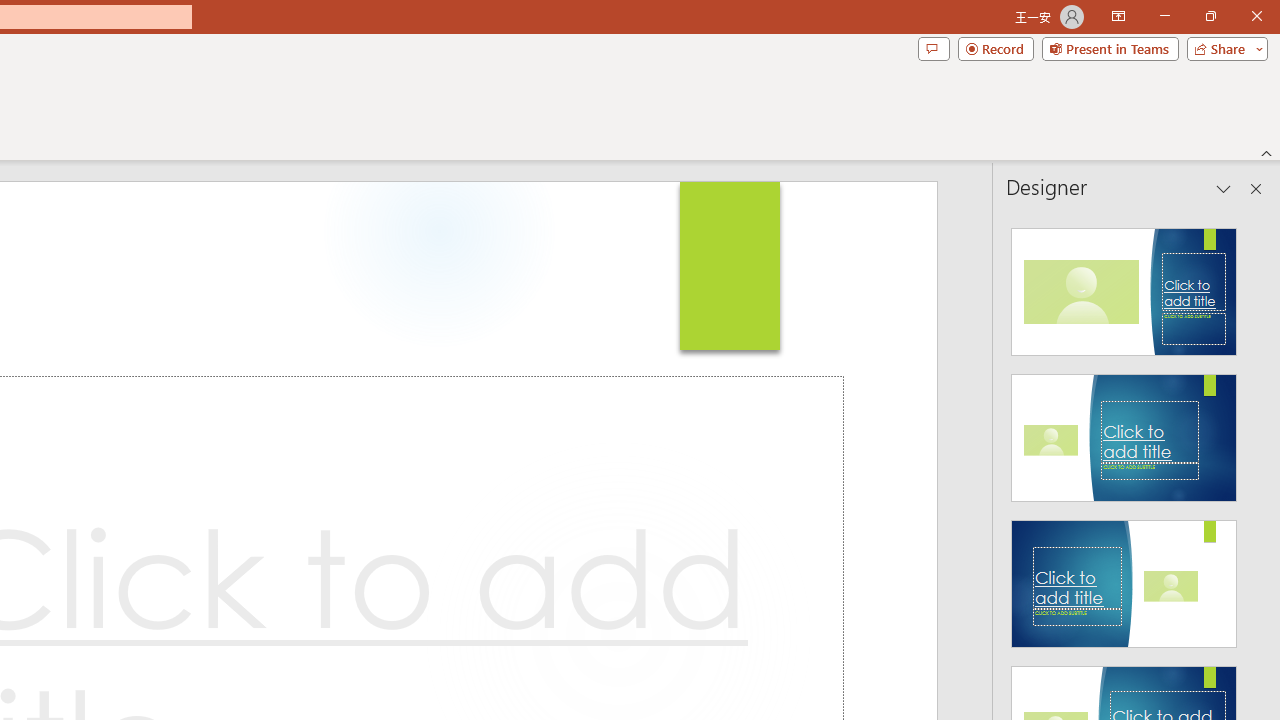 This screenshot has height=720, width=1280. I want to click on 'Recommended Design: Design Idea', so click(1124, 286).